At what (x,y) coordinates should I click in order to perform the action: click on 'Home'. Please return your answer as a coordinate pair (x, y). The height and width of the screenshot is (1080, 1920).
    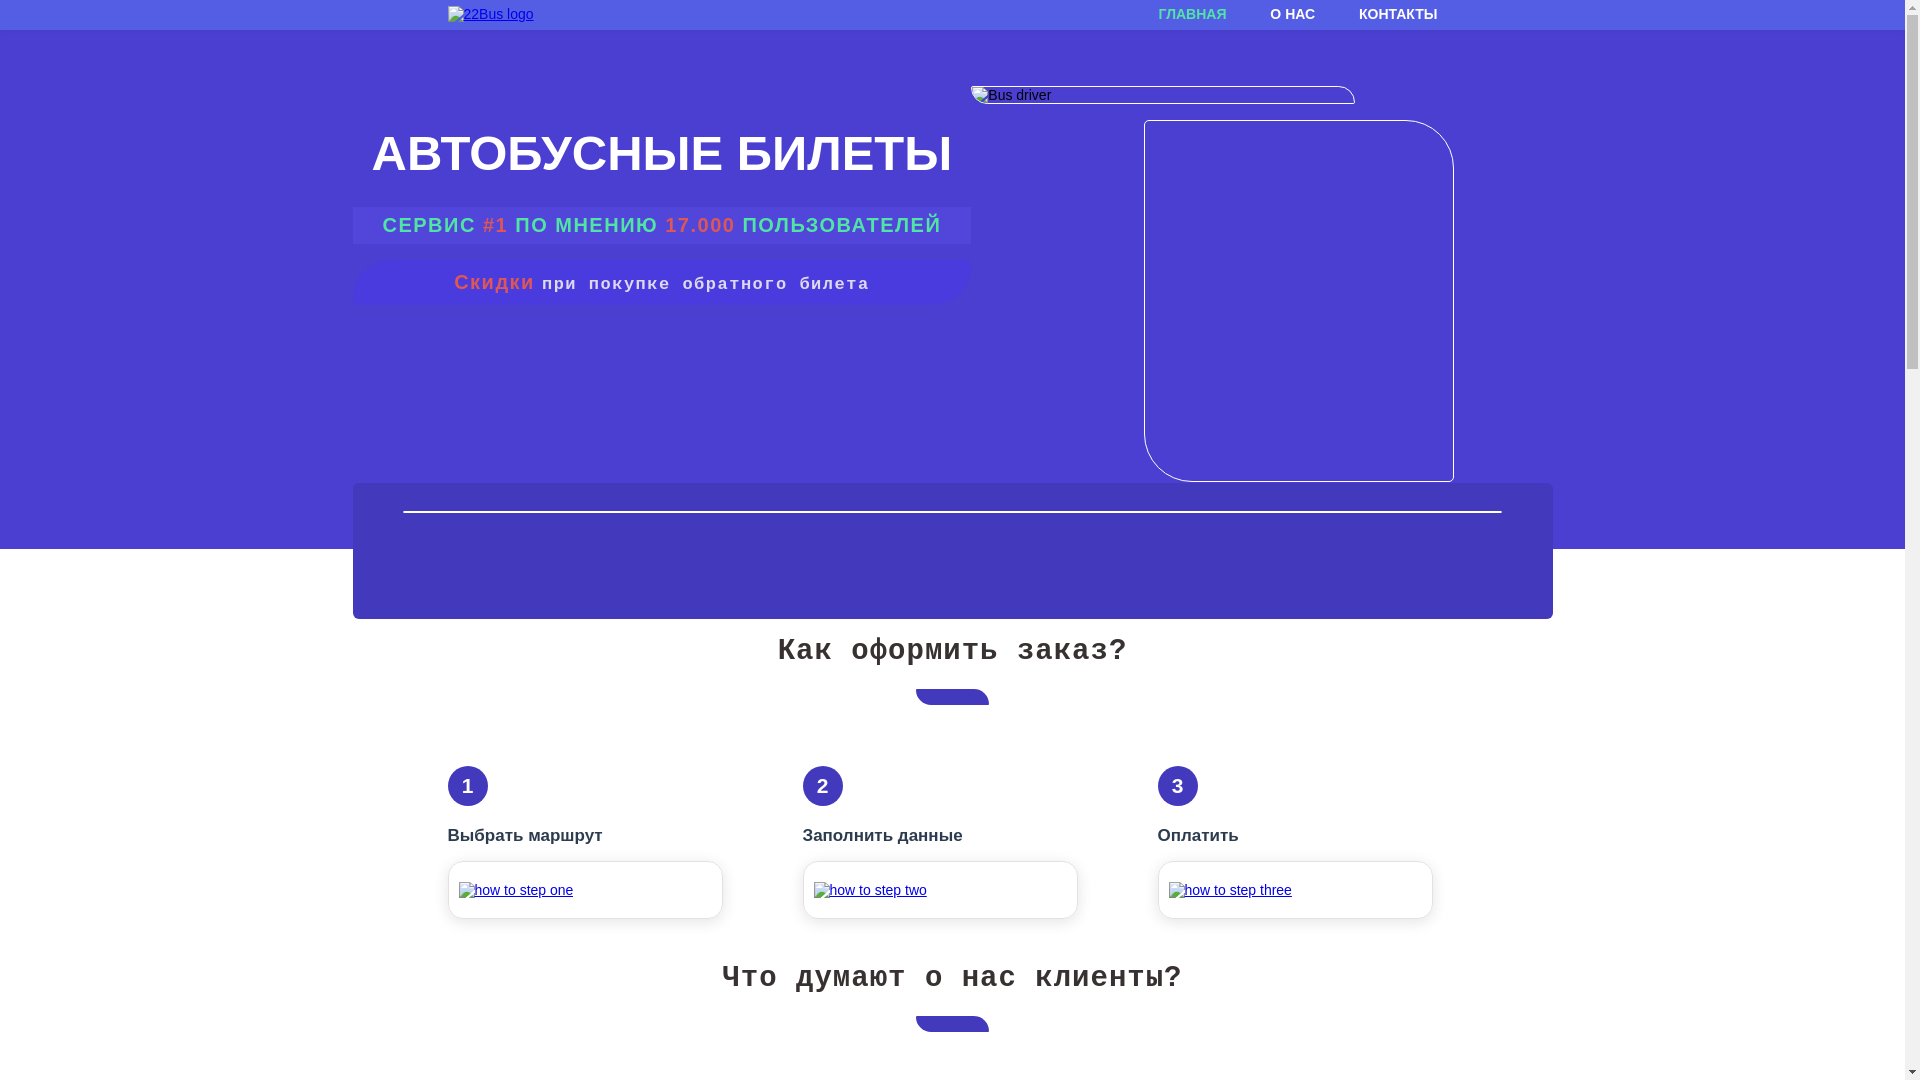
    Looking at the image, I should click on (490, 14).